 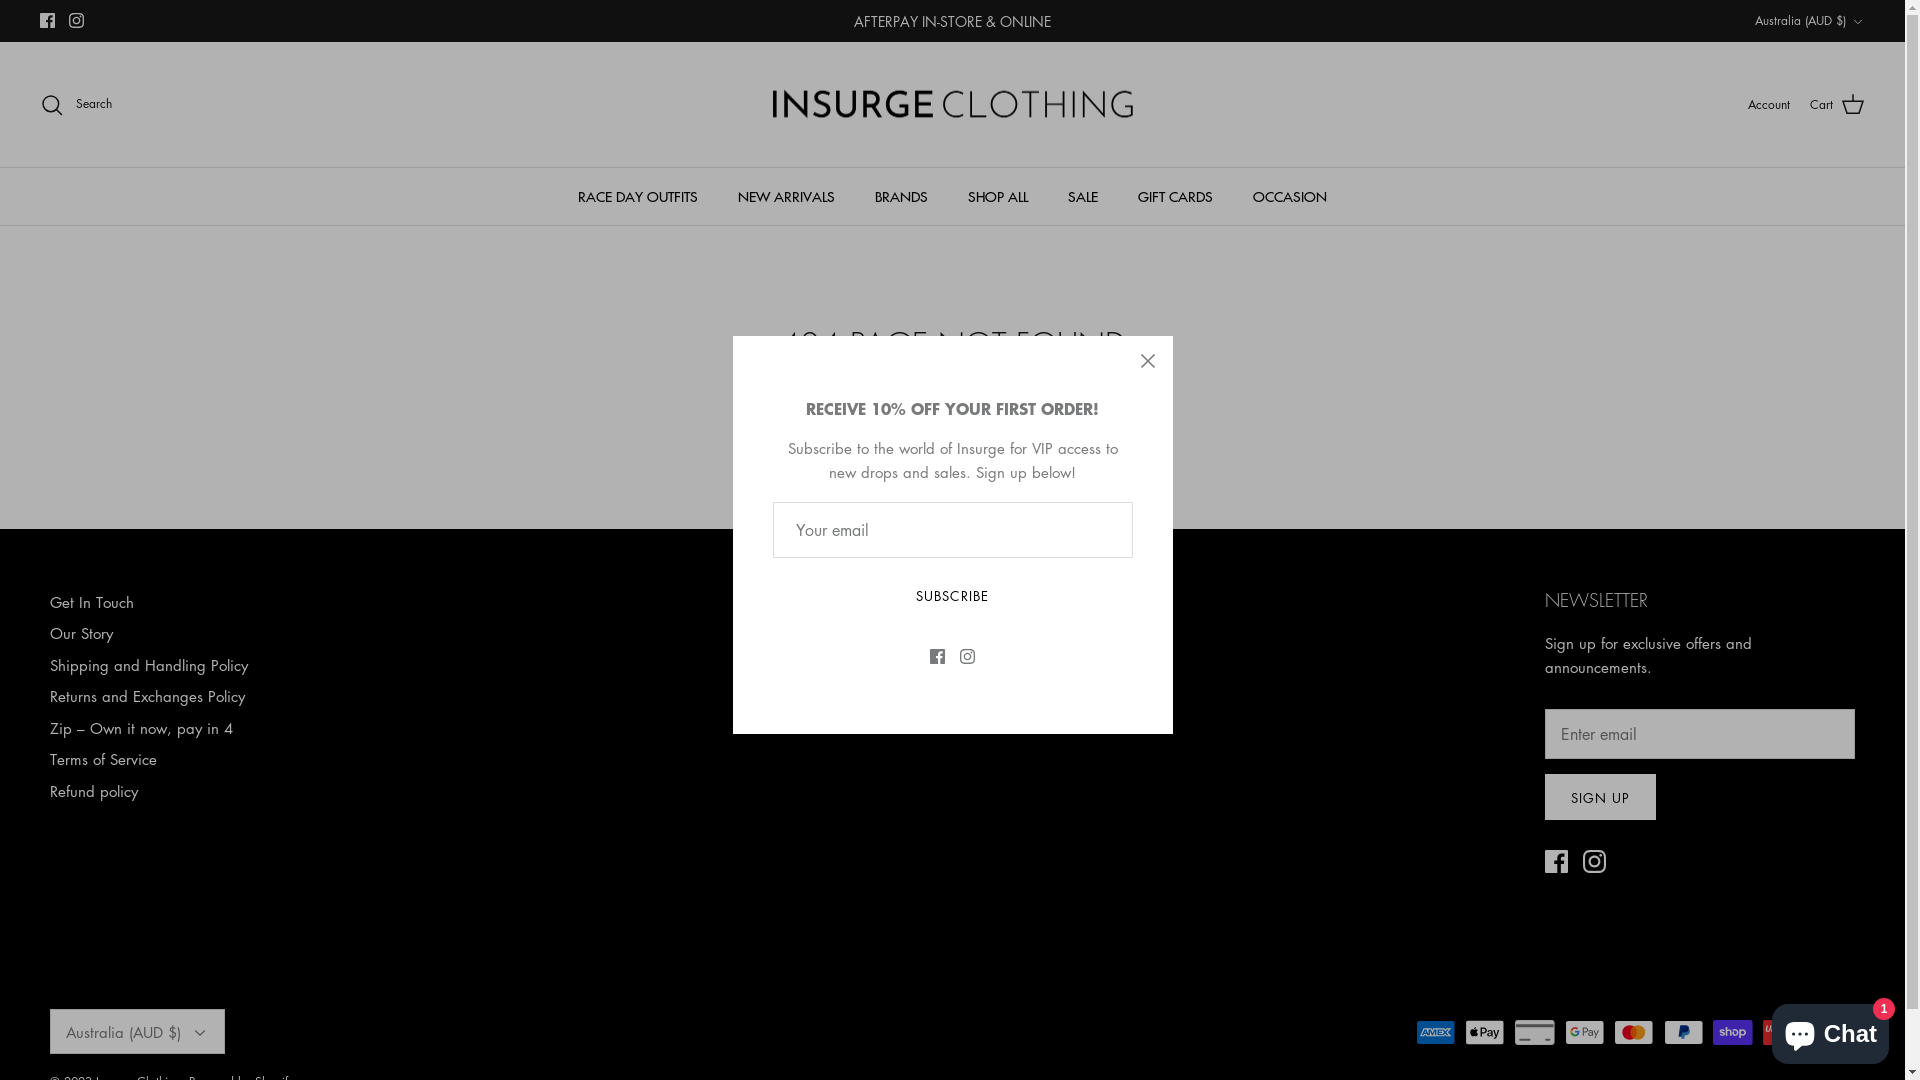 What do you see at coordinates (951, 104) in the screenshot?
I see `'Insurge Clothing'` at bounding box center [951, 104].